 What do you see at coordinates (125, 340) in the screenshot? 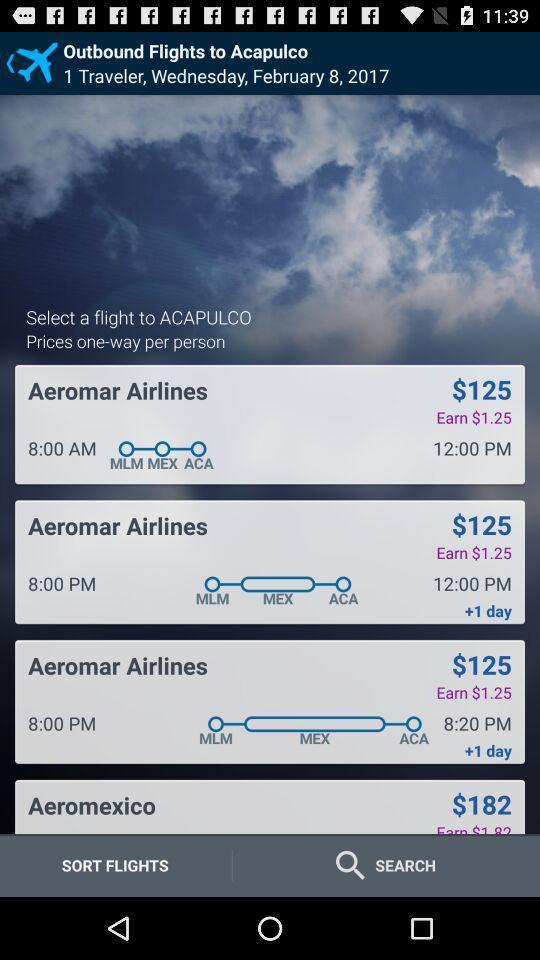
I see `the prices one way item` at bounding box center [125, 340].